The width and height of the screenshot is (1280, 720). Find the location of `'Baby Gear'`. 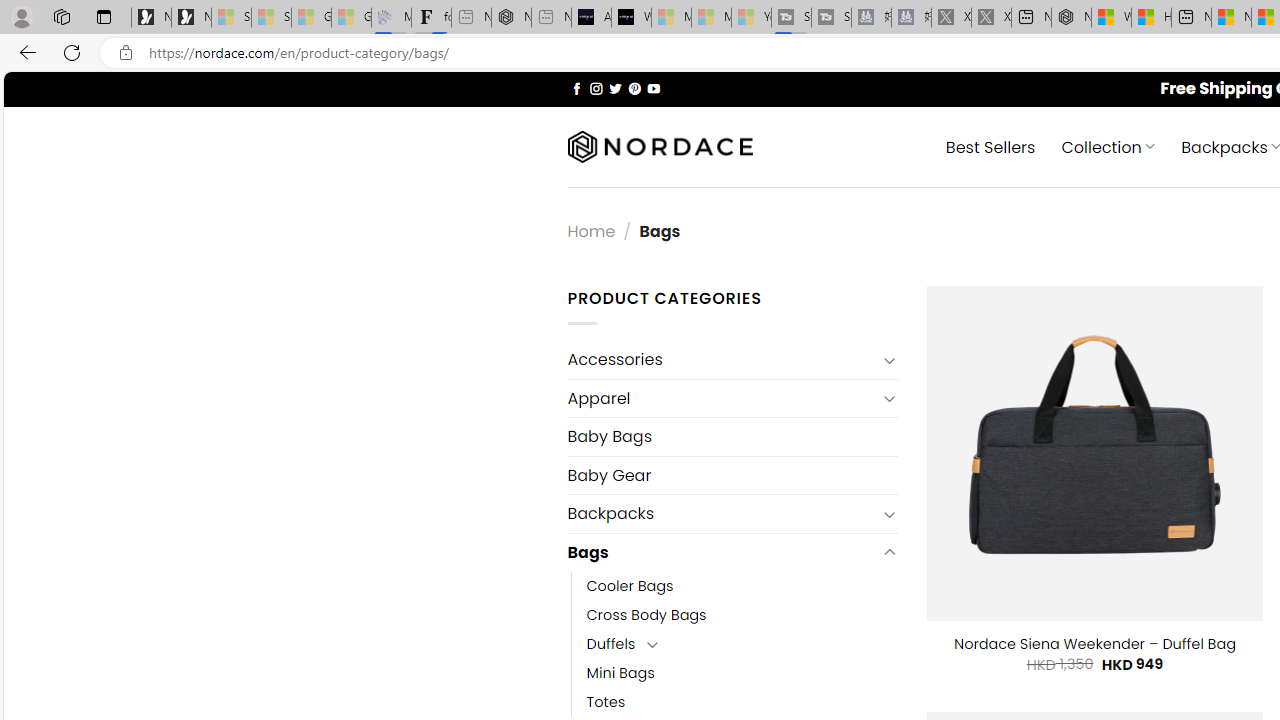

'Baby Gear' is located at coordinates (731, 475).